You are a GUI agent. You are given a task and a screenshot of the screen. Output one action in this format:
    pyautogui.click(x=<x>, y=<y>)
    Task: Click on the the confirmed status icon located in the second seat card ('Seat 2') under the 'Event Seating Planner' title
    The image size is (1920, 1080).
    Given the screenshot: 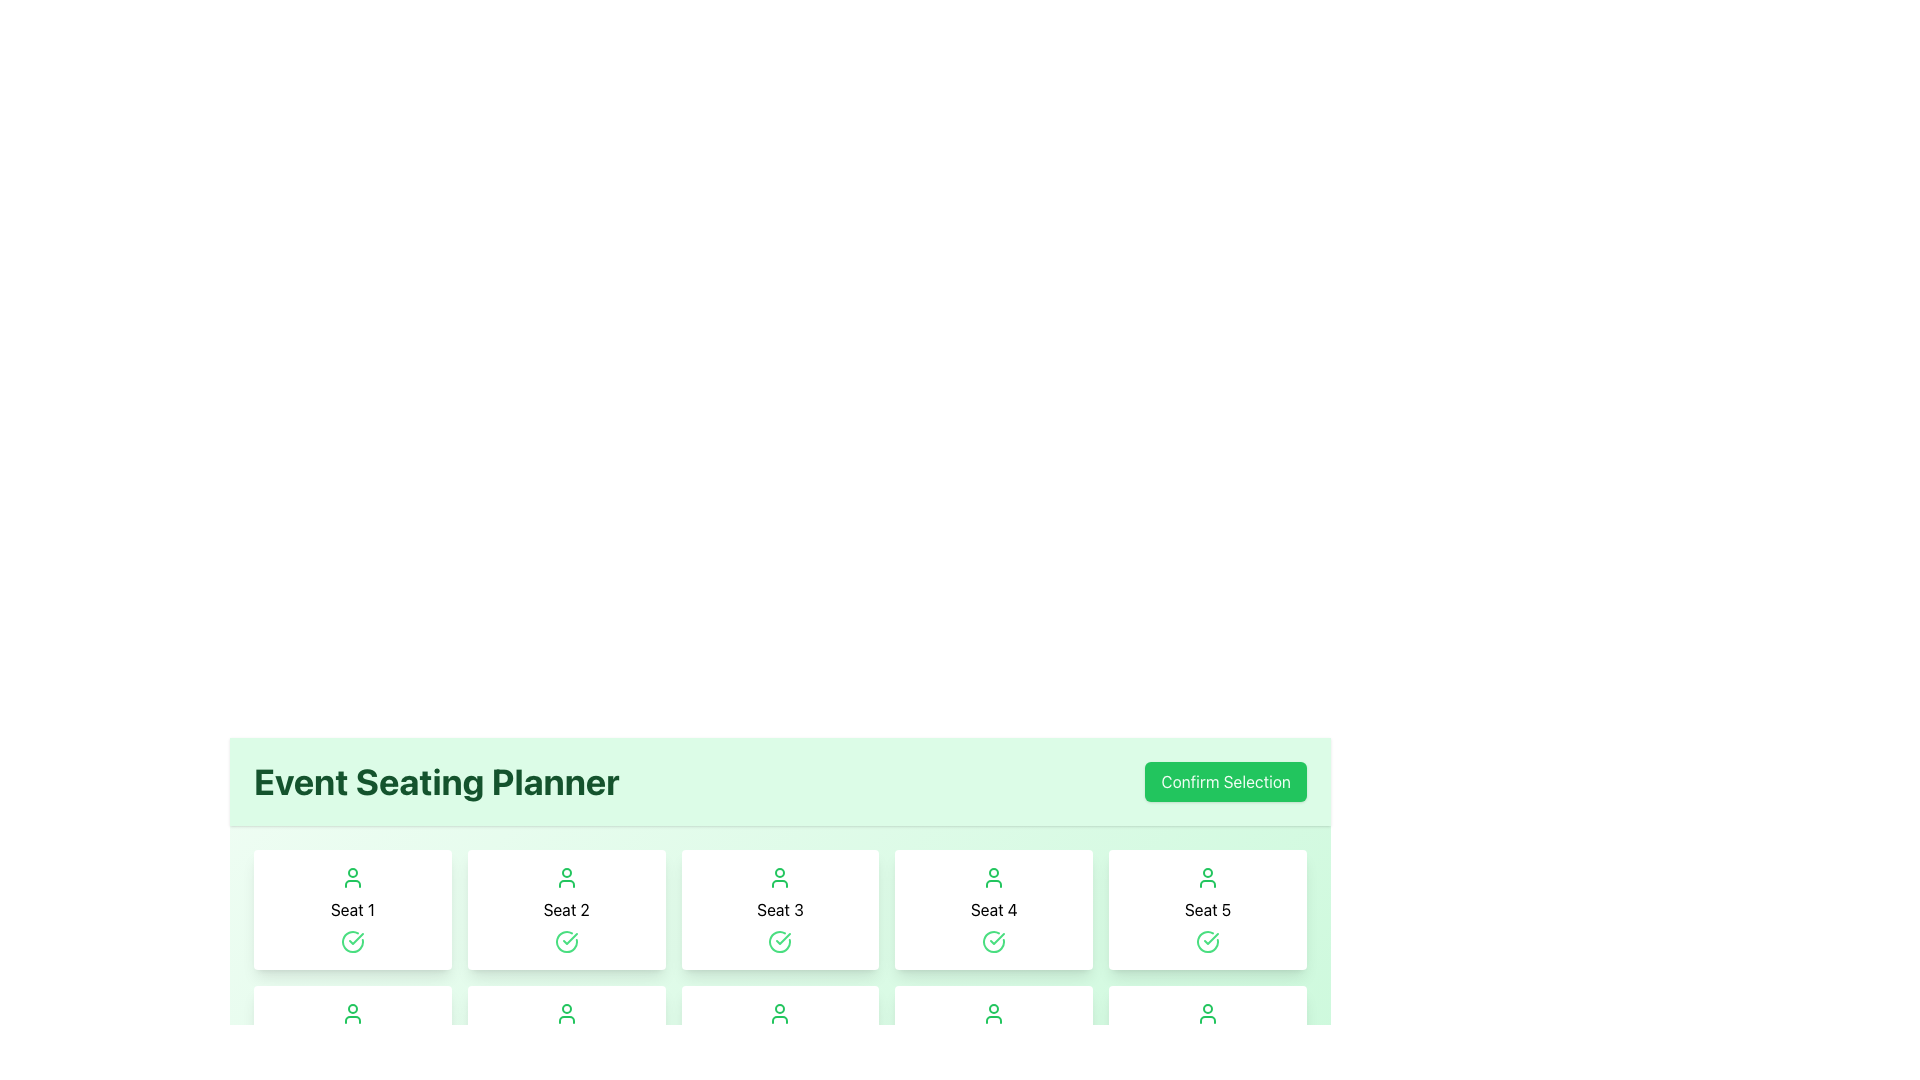 What is the action you would take?
    pyautogui.click(x=569, y=938)
    